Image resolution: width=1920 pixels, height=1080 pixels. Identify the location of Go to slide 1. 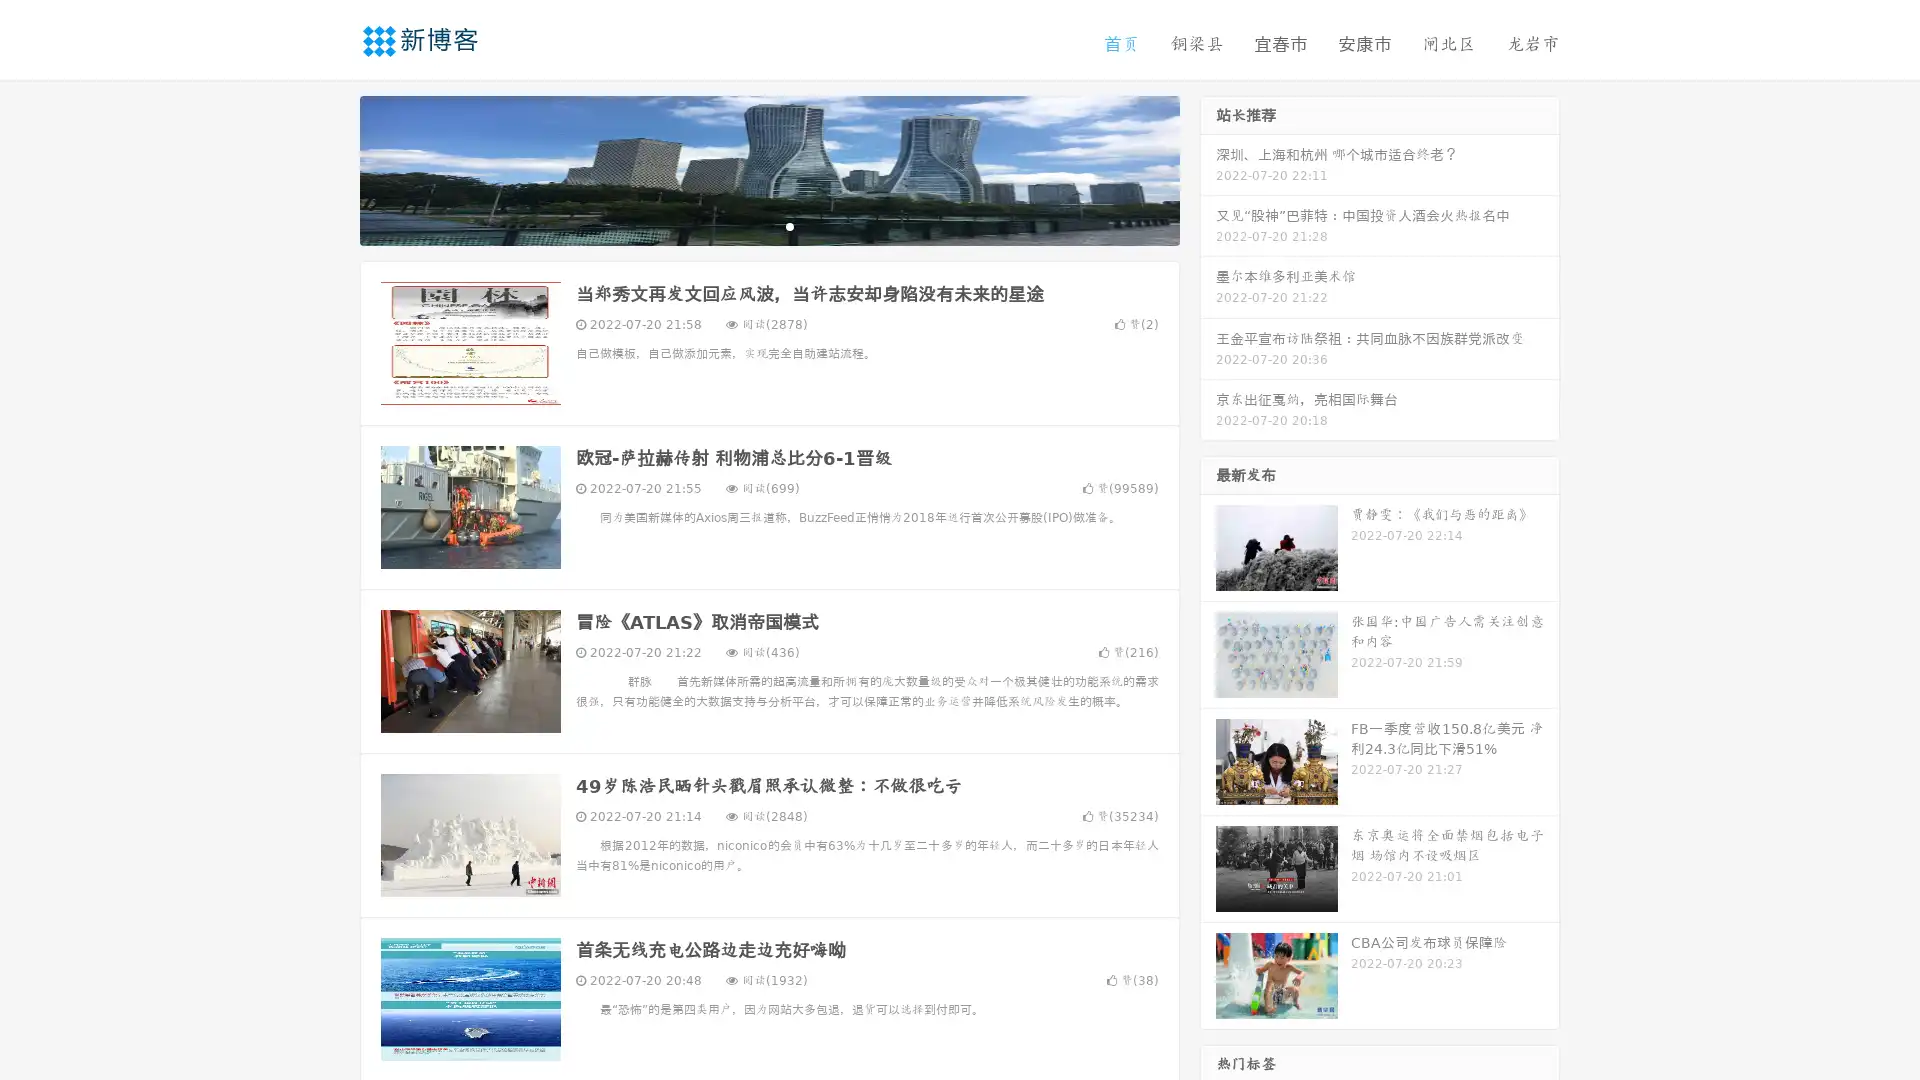
(748, 225).